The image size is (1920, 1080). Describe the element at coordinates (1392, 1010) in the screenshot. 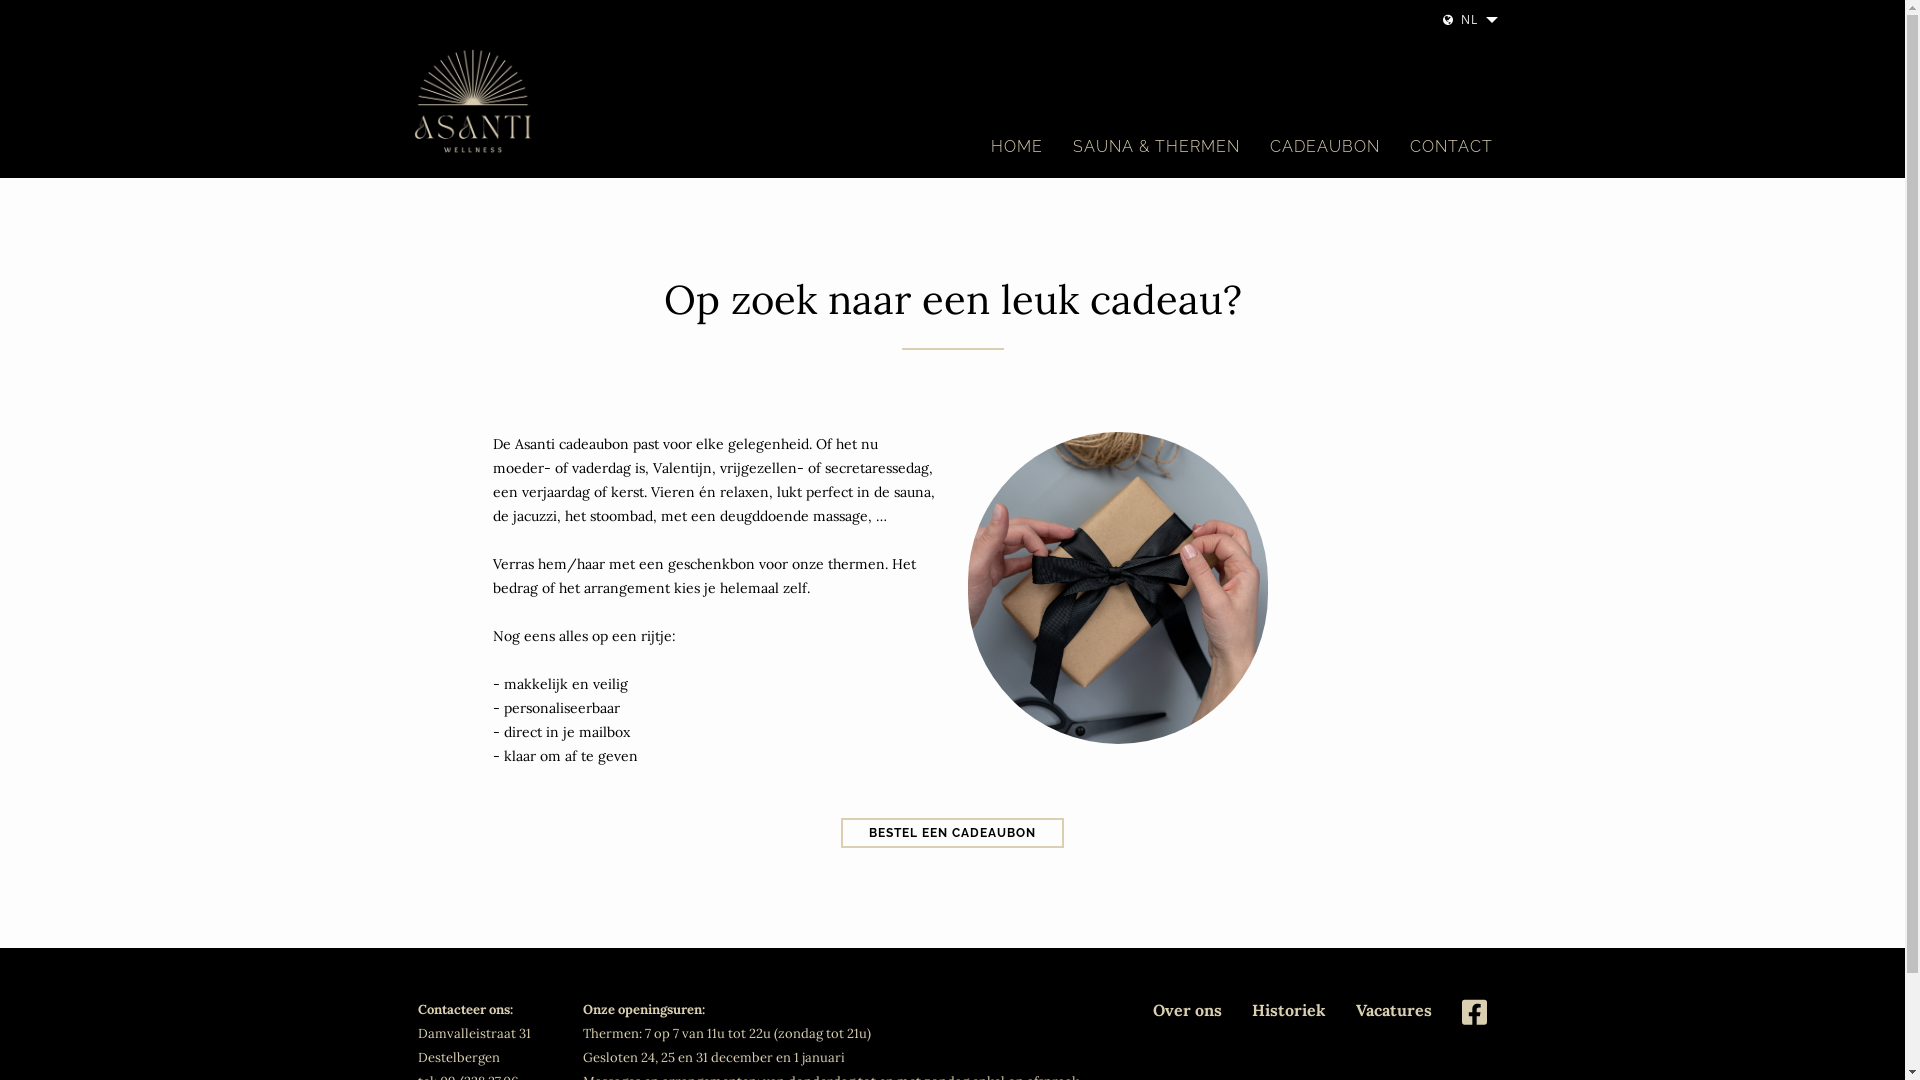

I see `'Vacatures'` at that location.